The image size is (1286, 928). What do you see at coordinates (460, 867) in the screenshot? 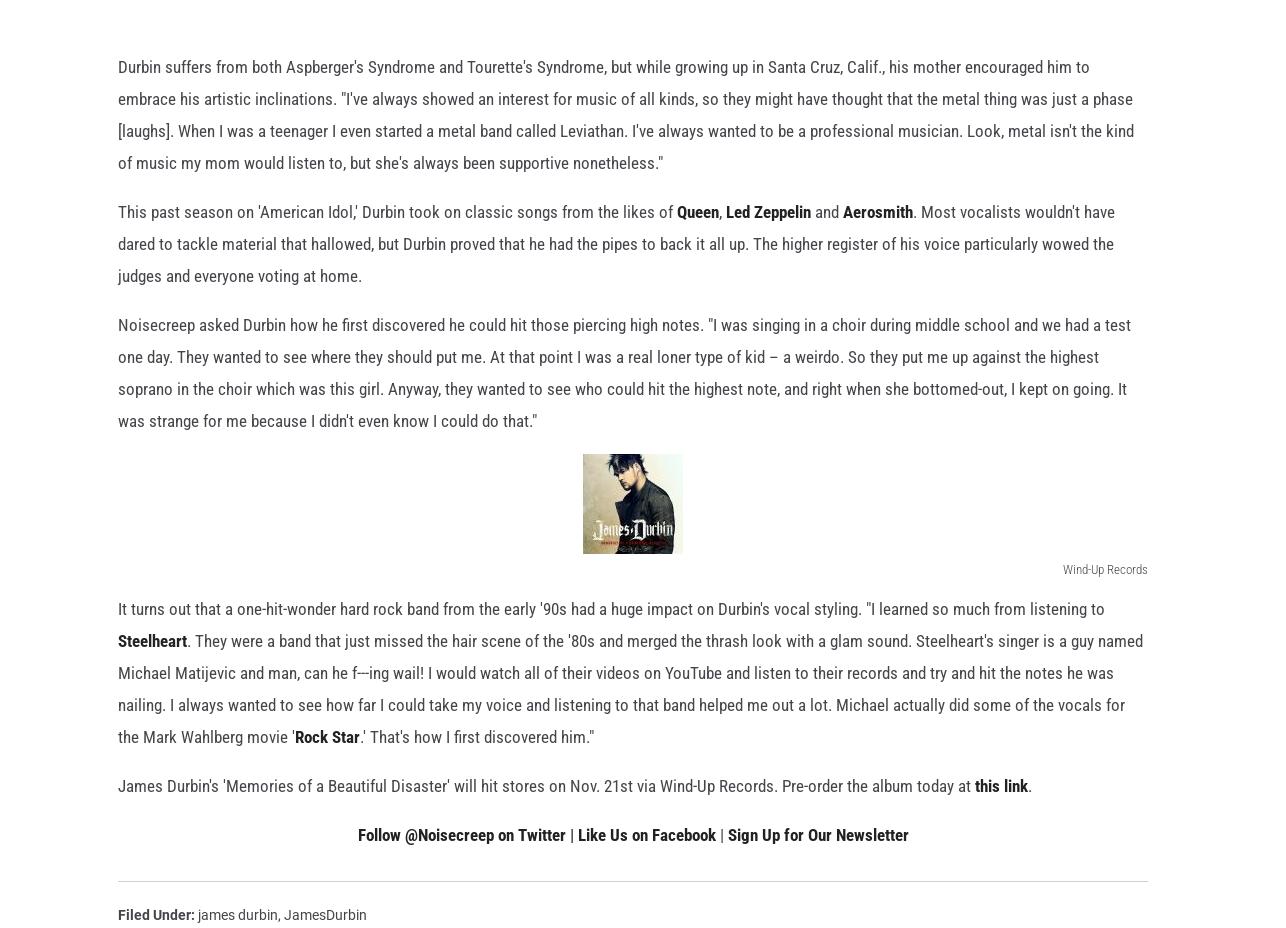
I see `'Follow @Noisecreep on Twitter'` at bounding box center [460, 867].